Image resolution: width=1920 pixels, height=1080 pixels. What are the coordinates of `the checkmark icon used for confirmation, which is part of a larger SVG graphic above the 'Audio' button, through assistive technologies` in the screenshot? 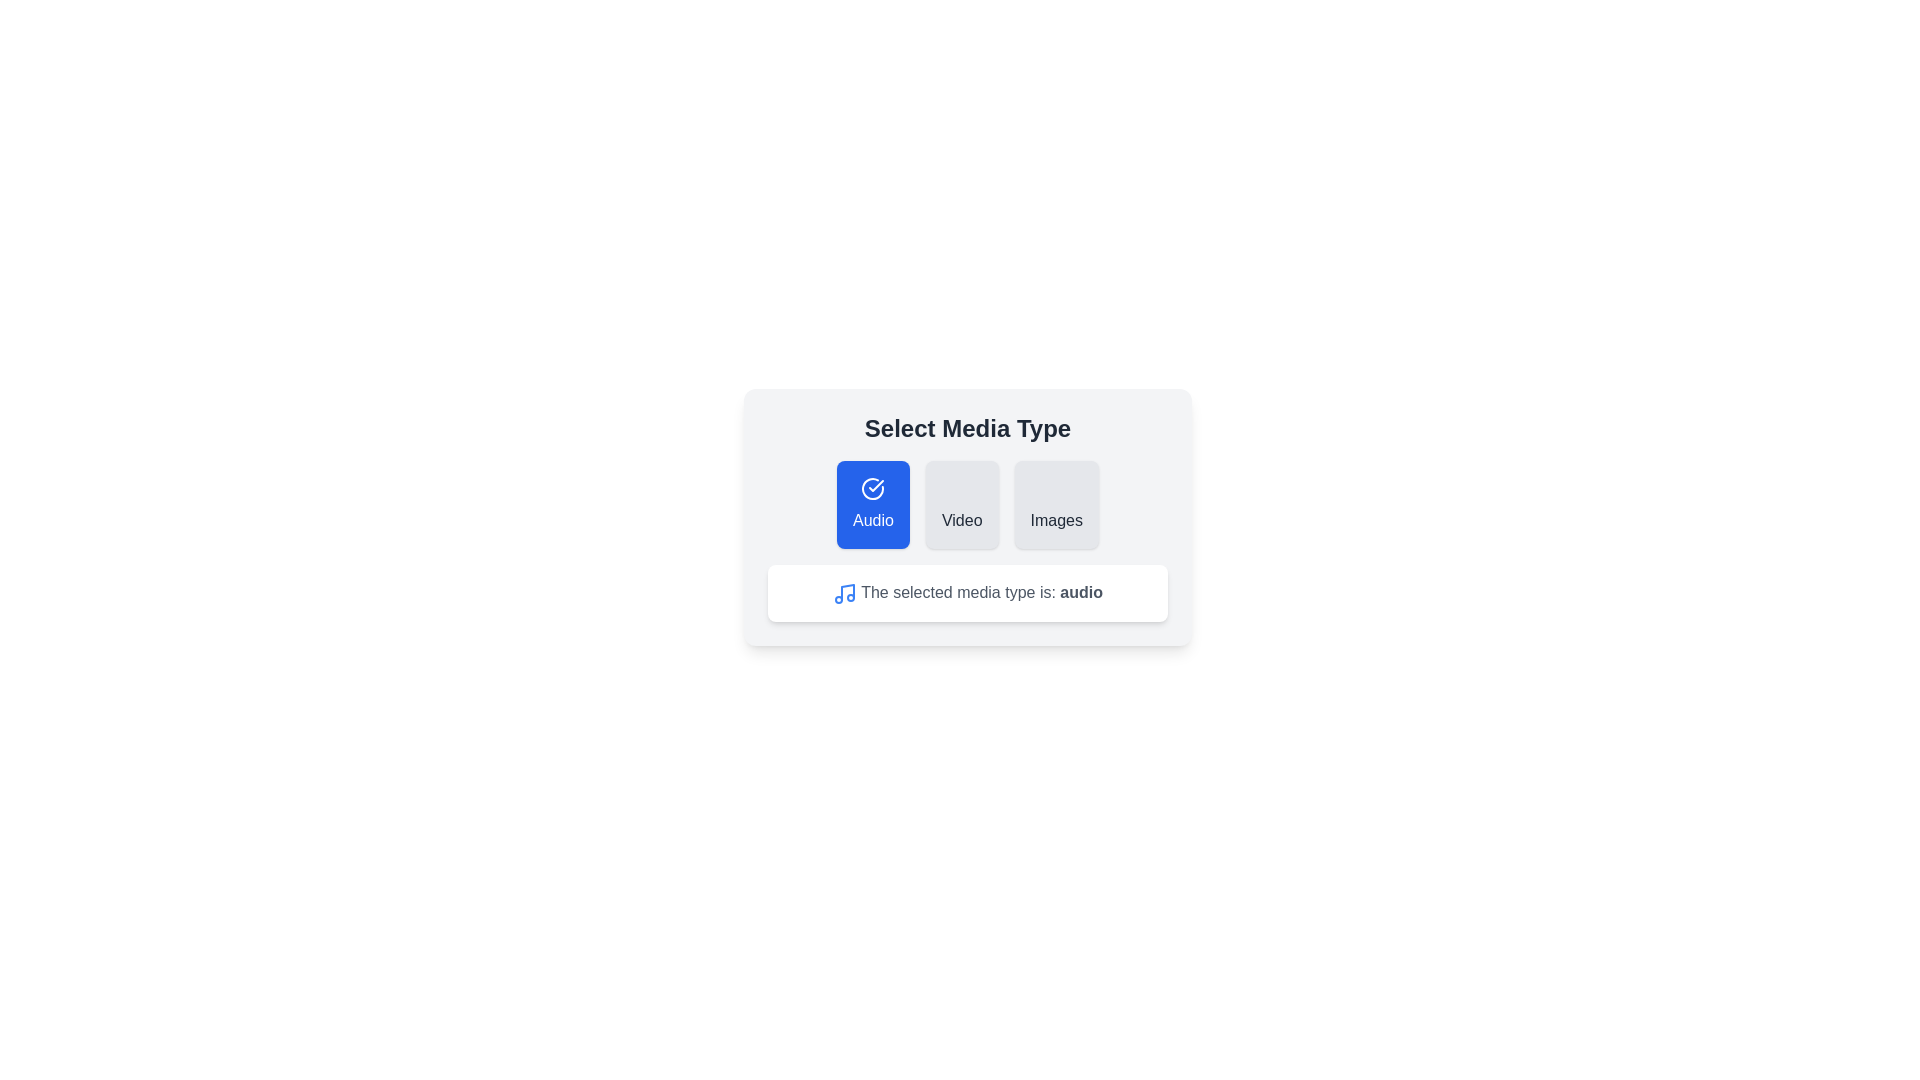 It's located at (876, 486).